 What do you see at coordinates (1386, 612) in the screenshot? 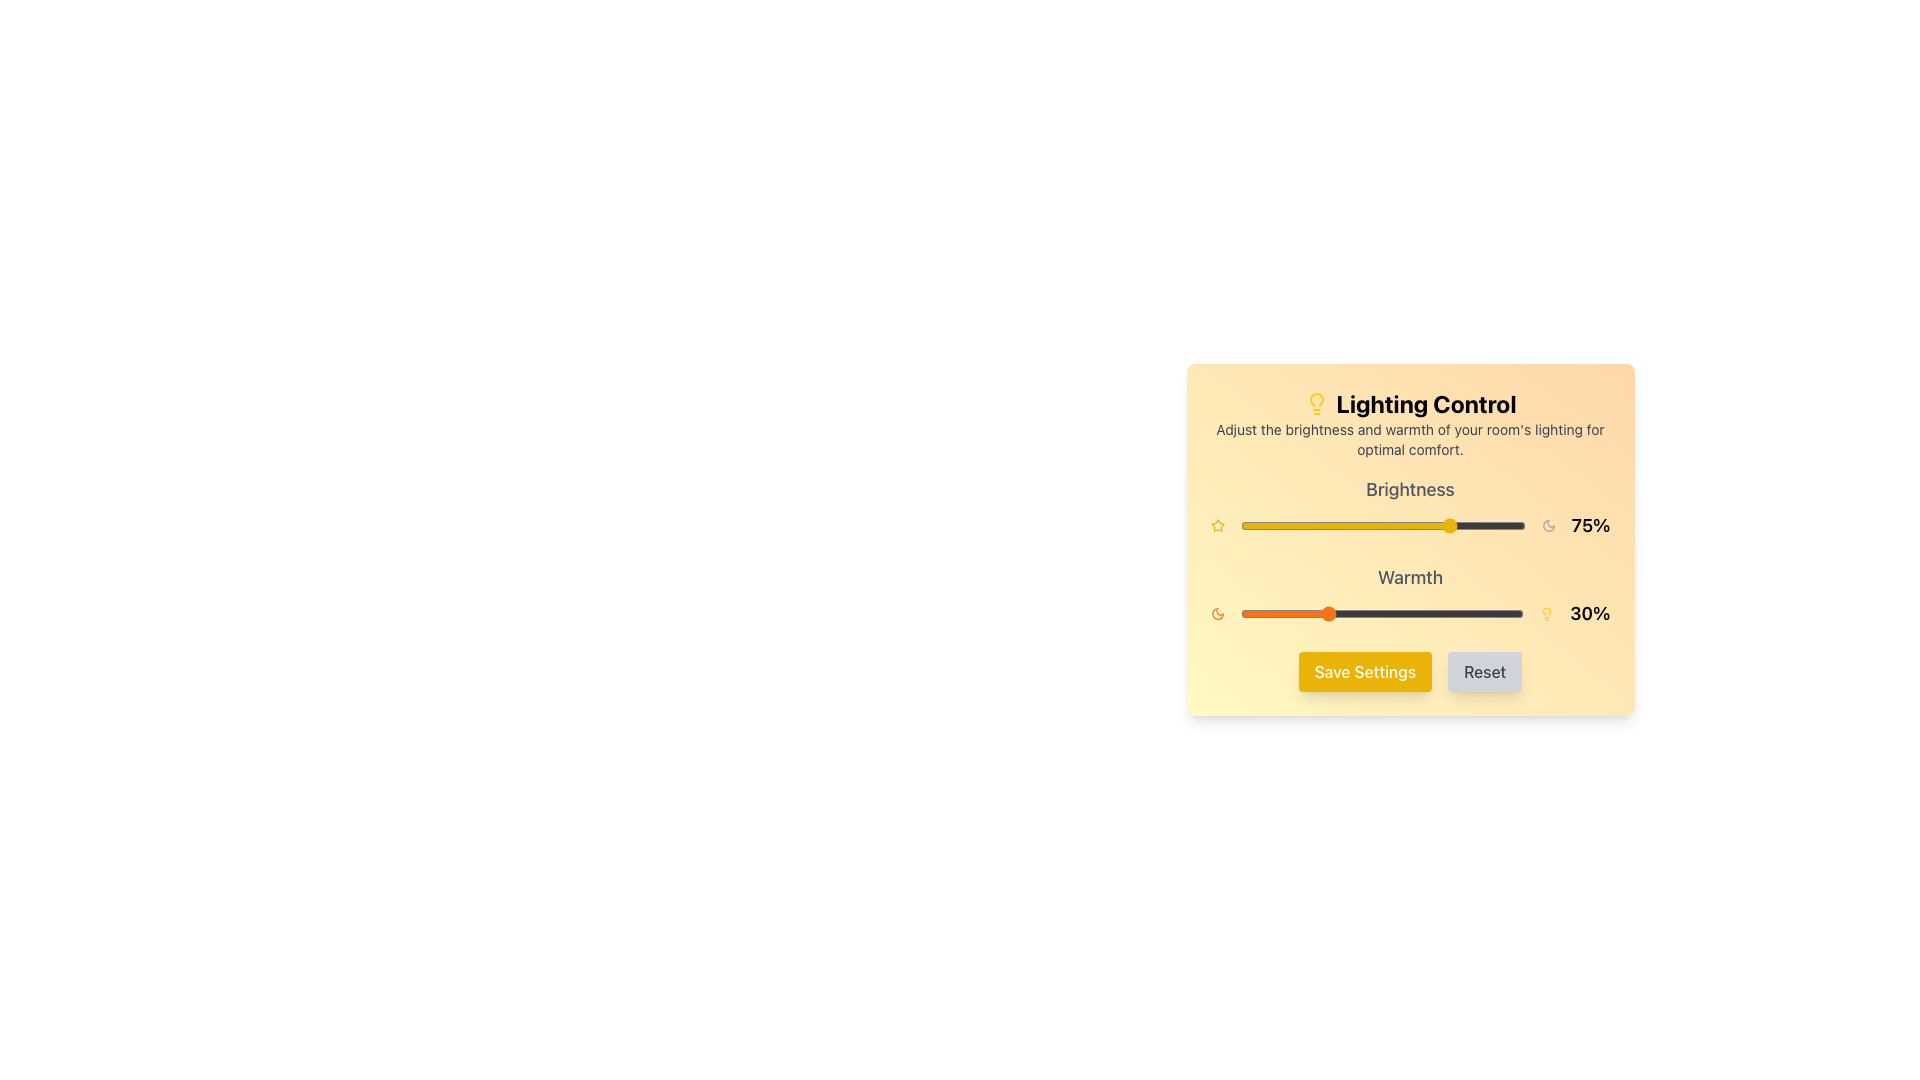
I see `warmth` at bounding box center [1386, 612].